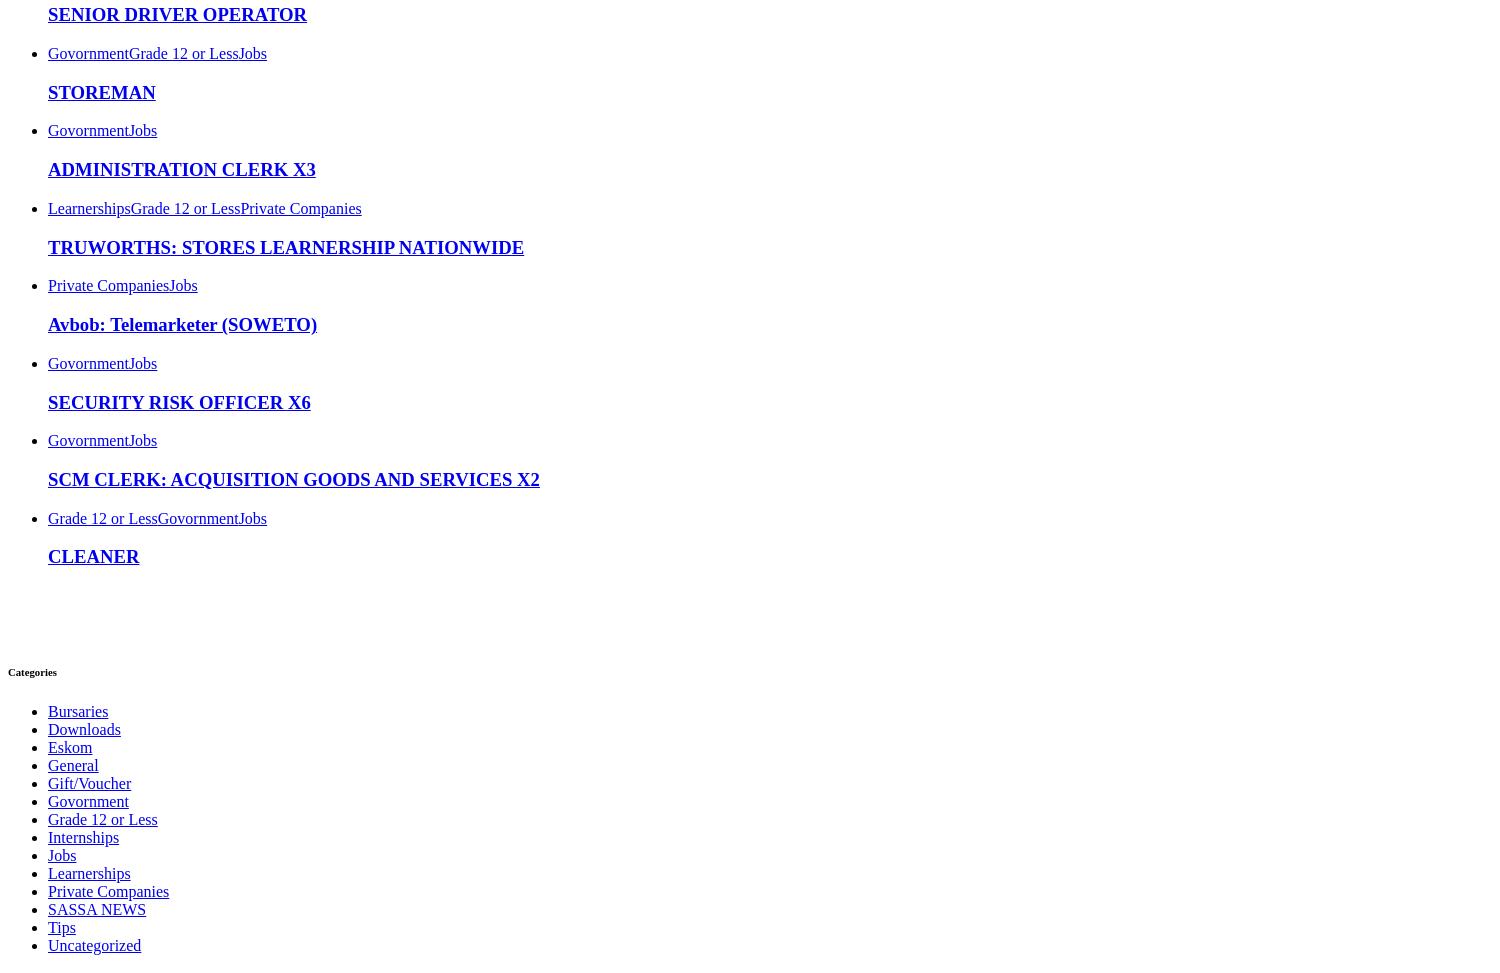 Image resolution: width=1500 pixels, height=973 pixels. I want to click on 'Avbob: Telemarketer (SOWETO)', so click(182, 324).